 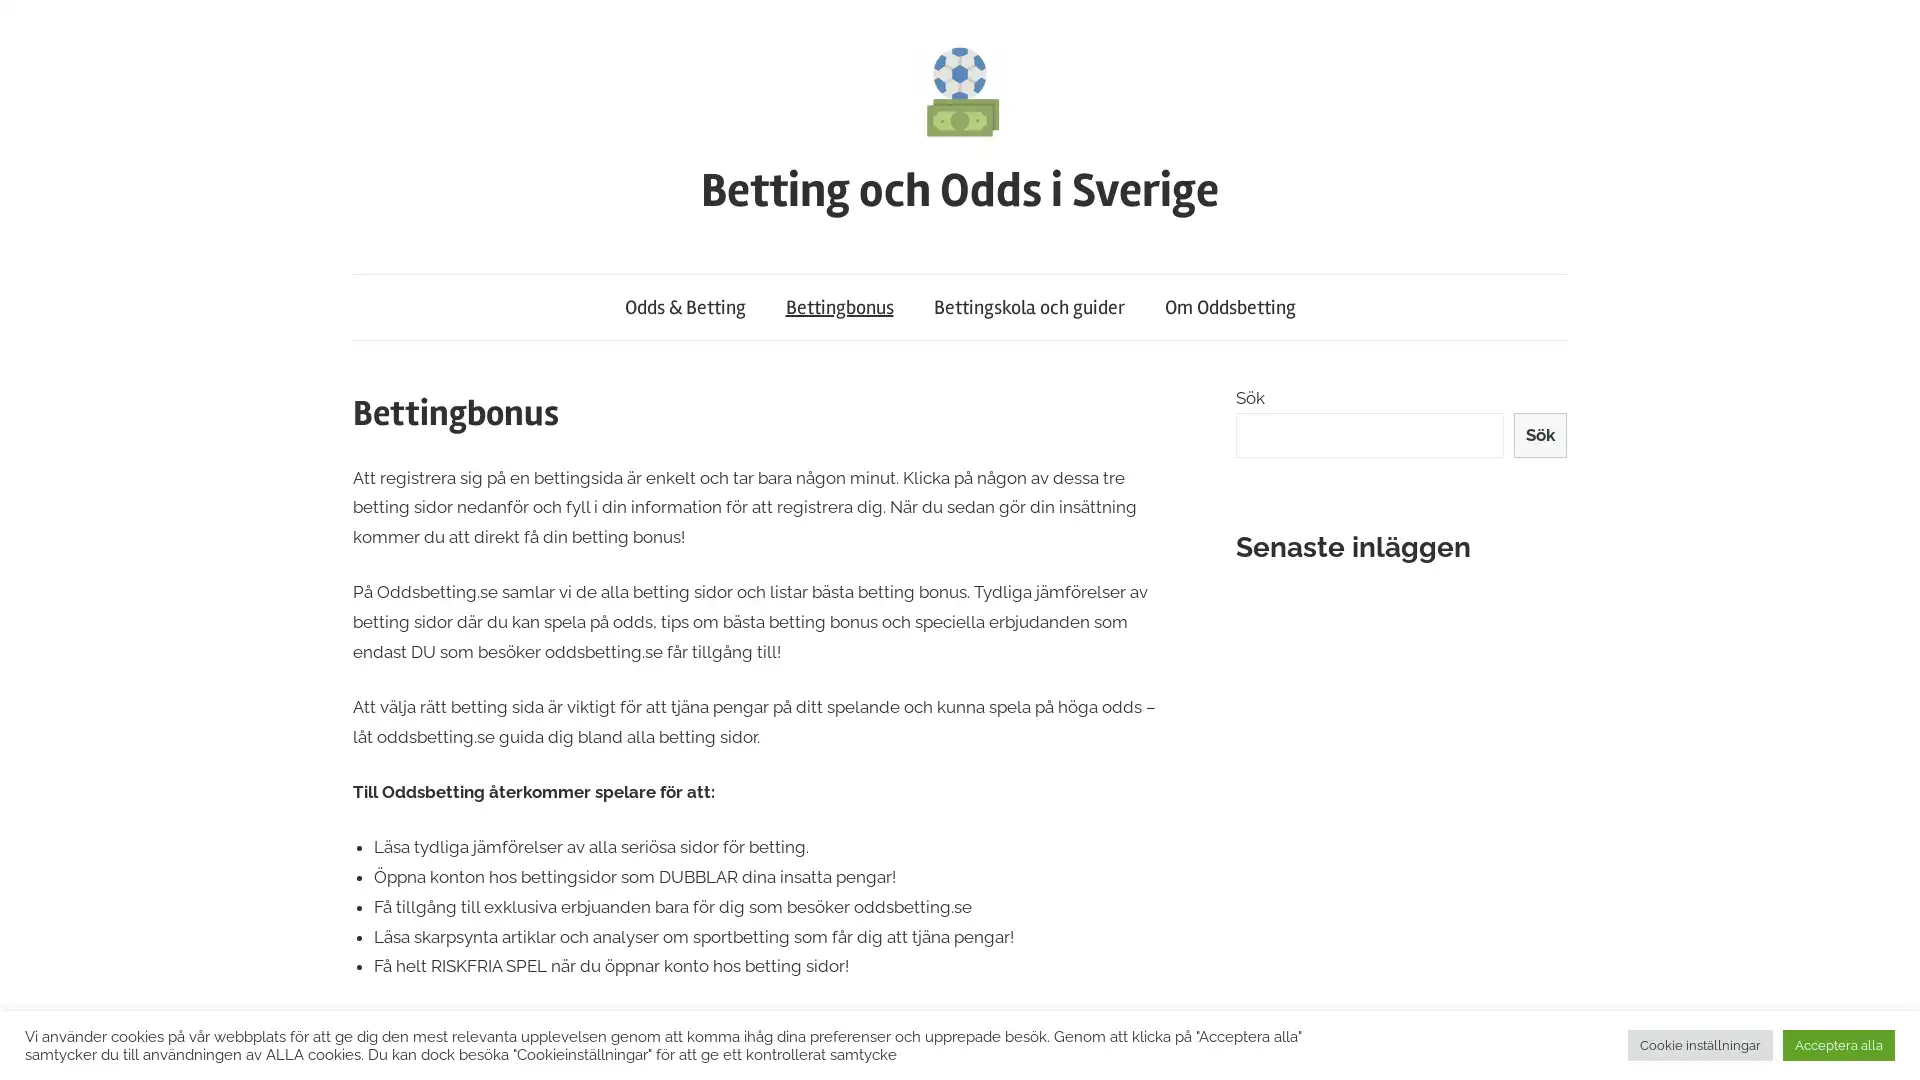 I want to click on Cookie installningar, so click(x=1699, y=1044).